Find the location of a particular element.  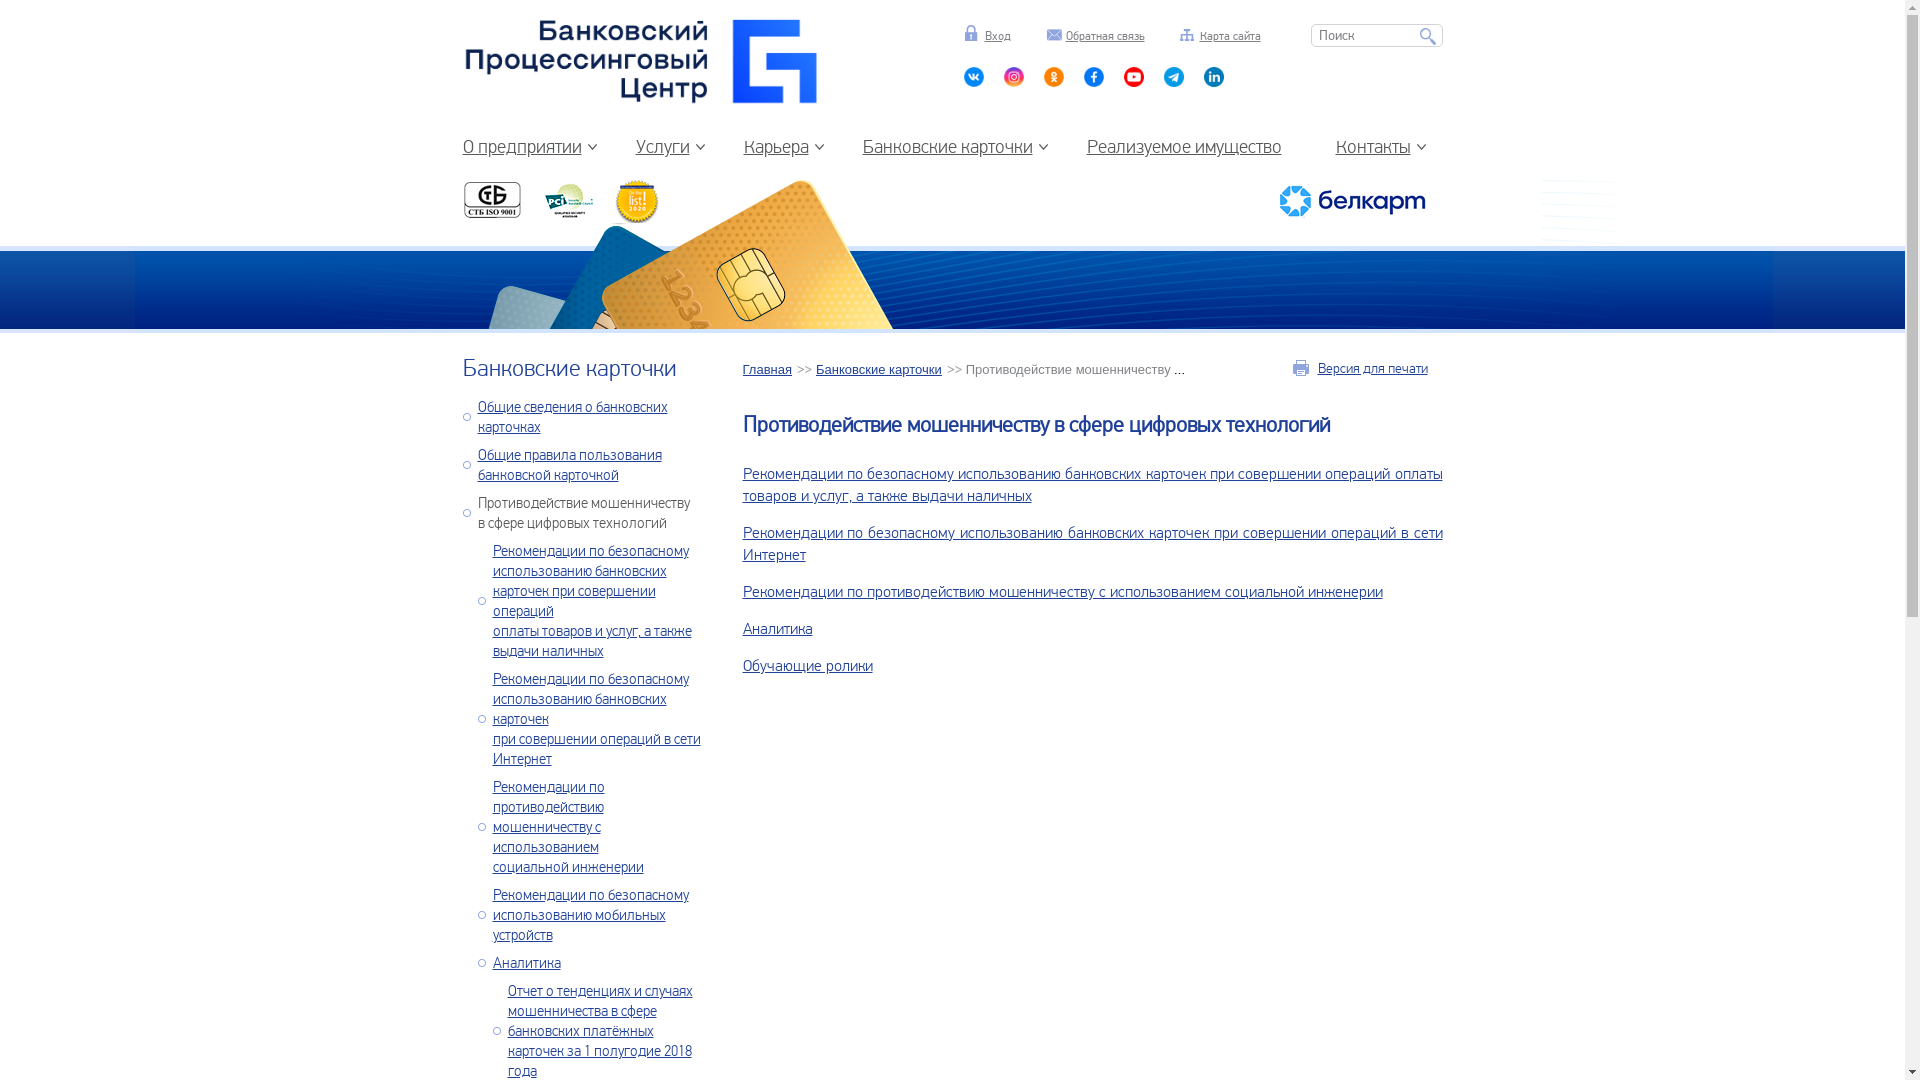

'Facebook' is located at coordinates (1213, 80).